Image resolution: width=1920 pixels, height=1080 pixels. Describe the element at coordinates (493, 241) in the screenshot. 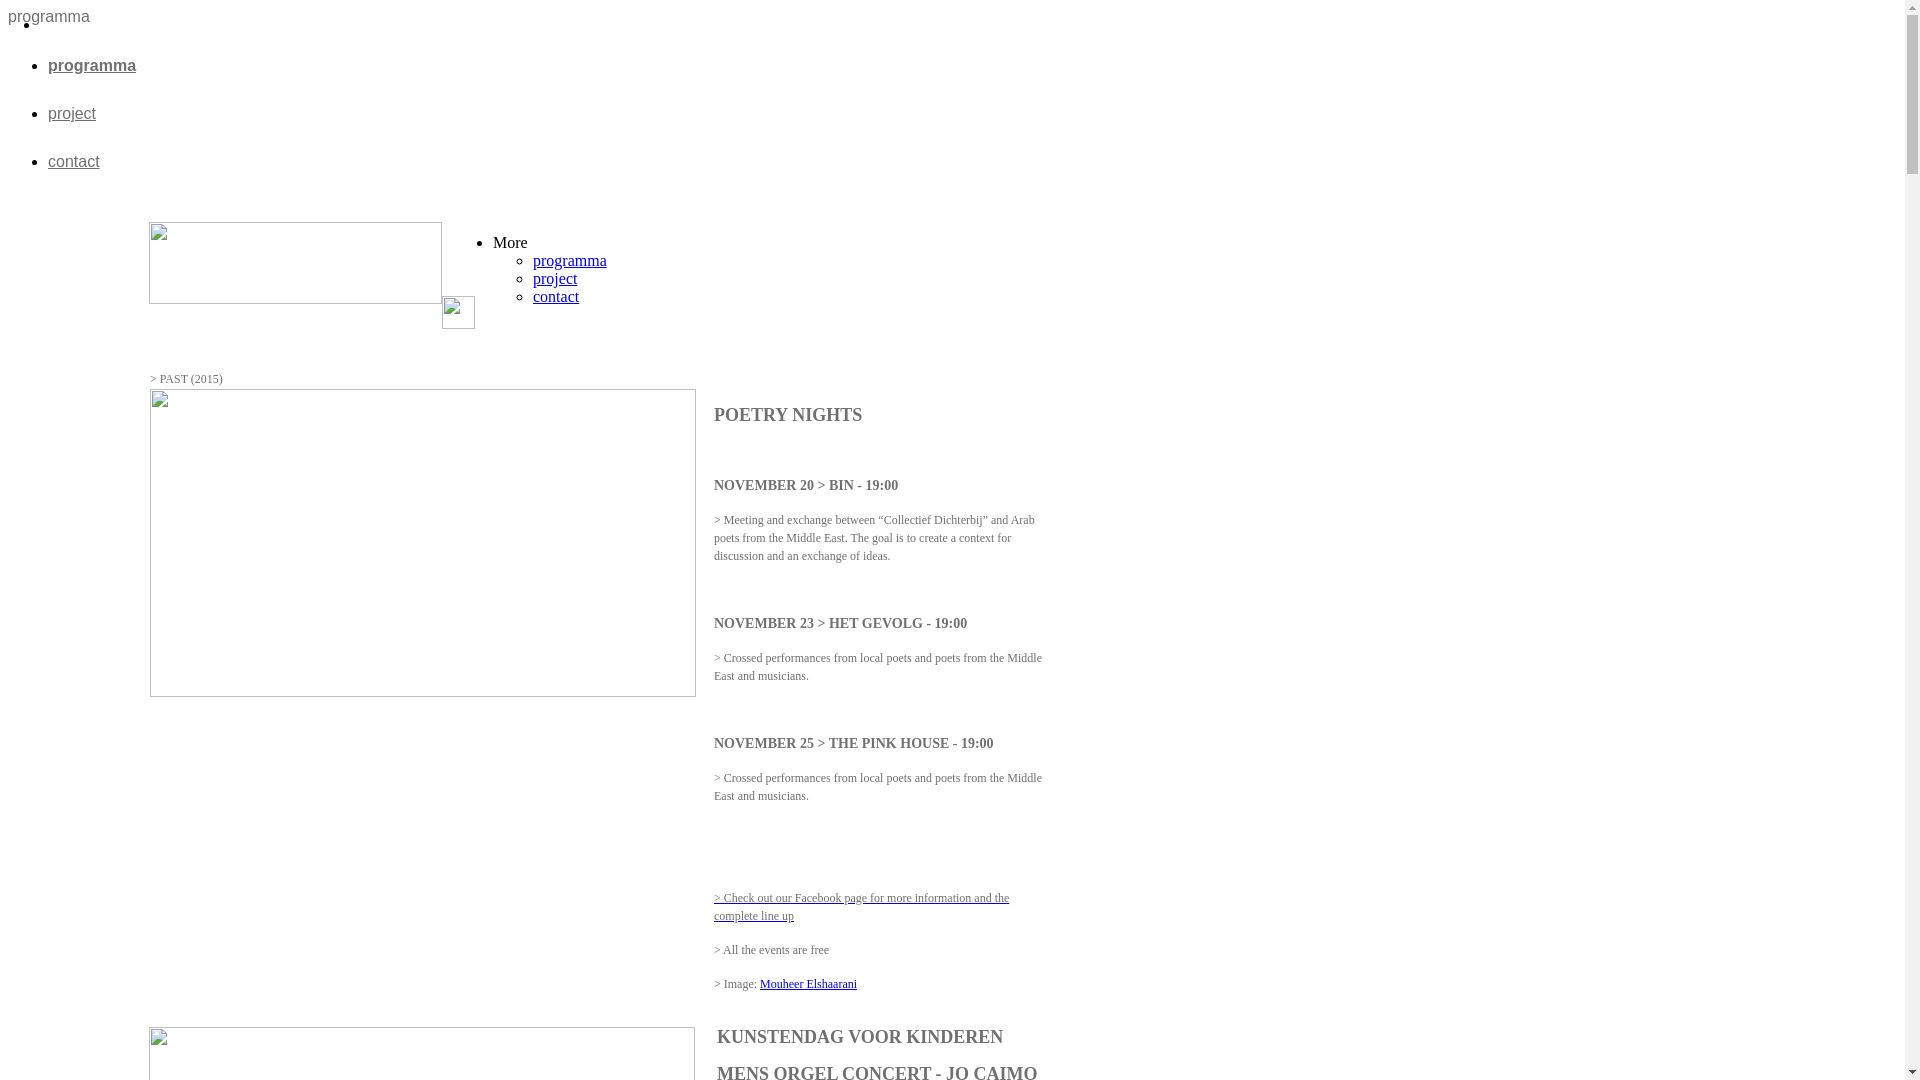

I see `'More'` at that location.